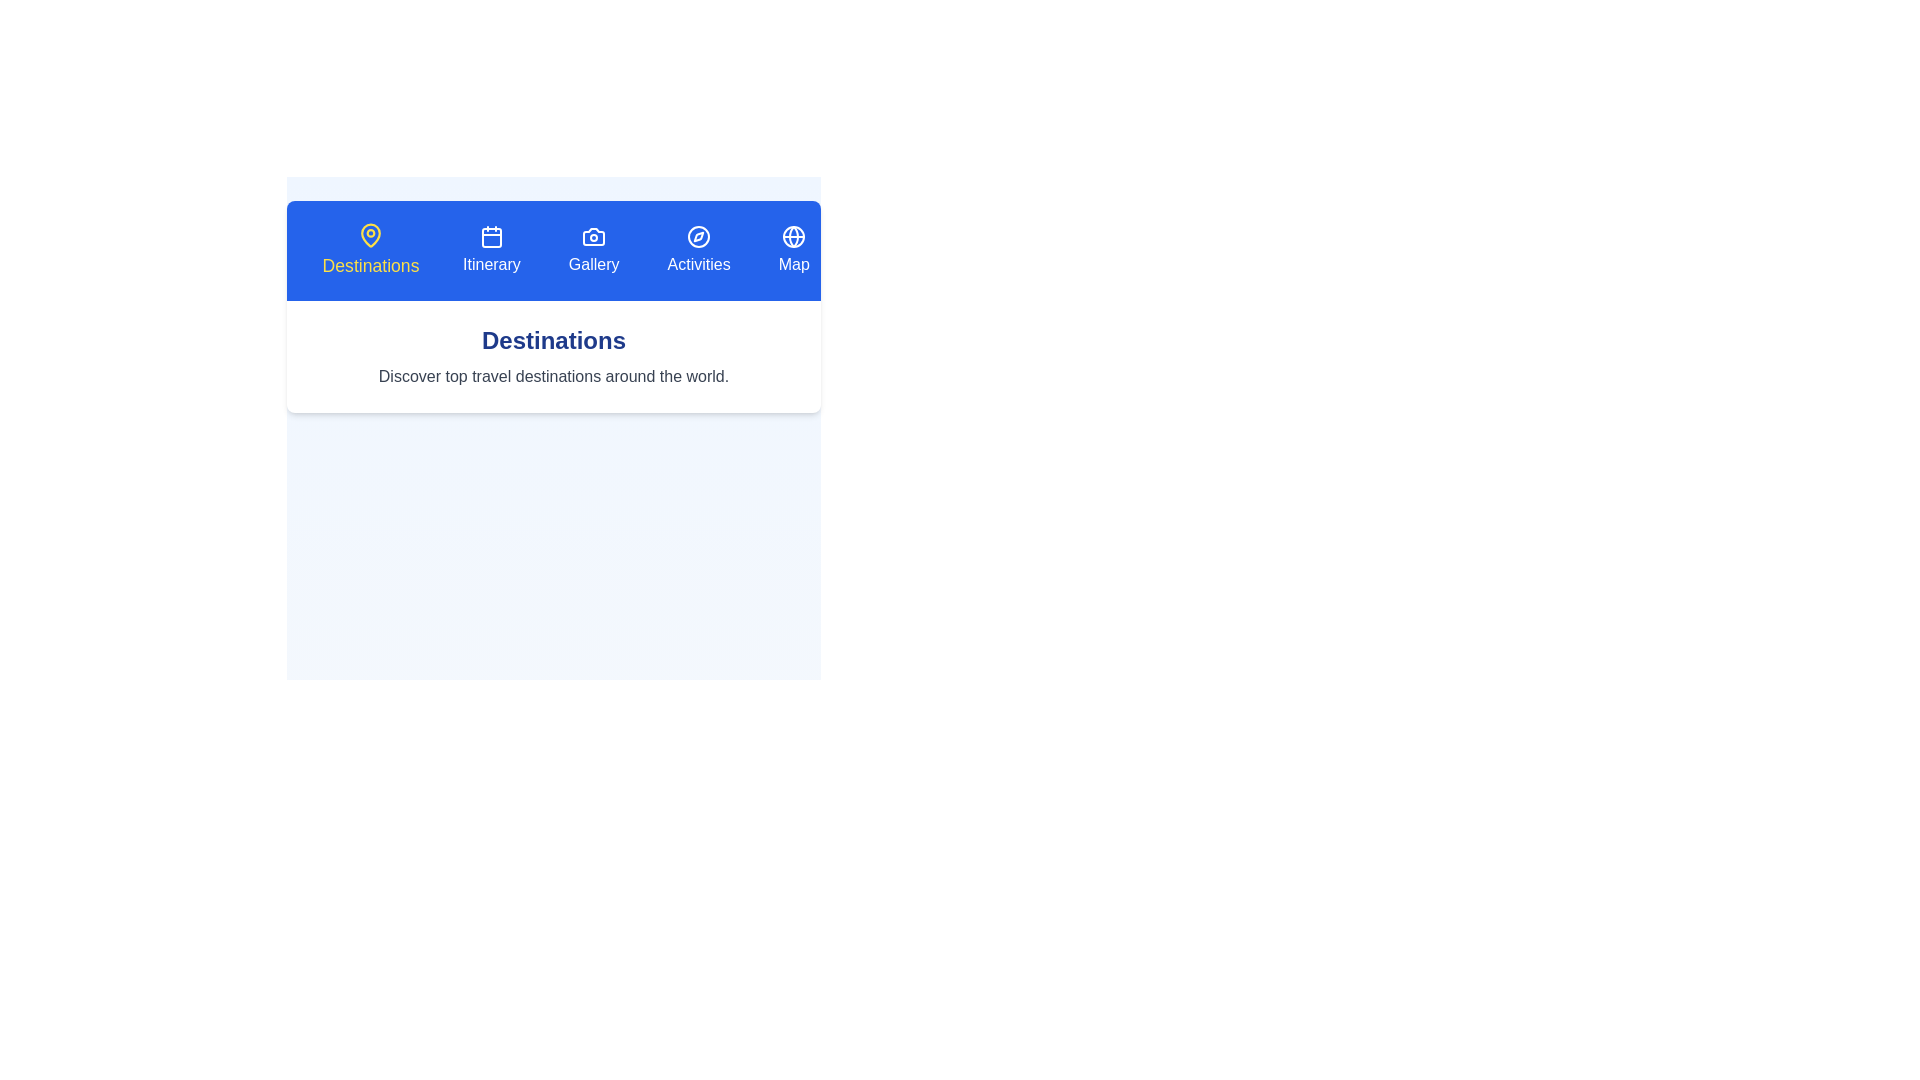 The width and height of the screenshot is (1920, 1080). I want to click on the pin-shaped SVG icon with a yellow outline and blue interior located before the text 'Destinations' in the 'Destinations' section header, so click(370, 234).